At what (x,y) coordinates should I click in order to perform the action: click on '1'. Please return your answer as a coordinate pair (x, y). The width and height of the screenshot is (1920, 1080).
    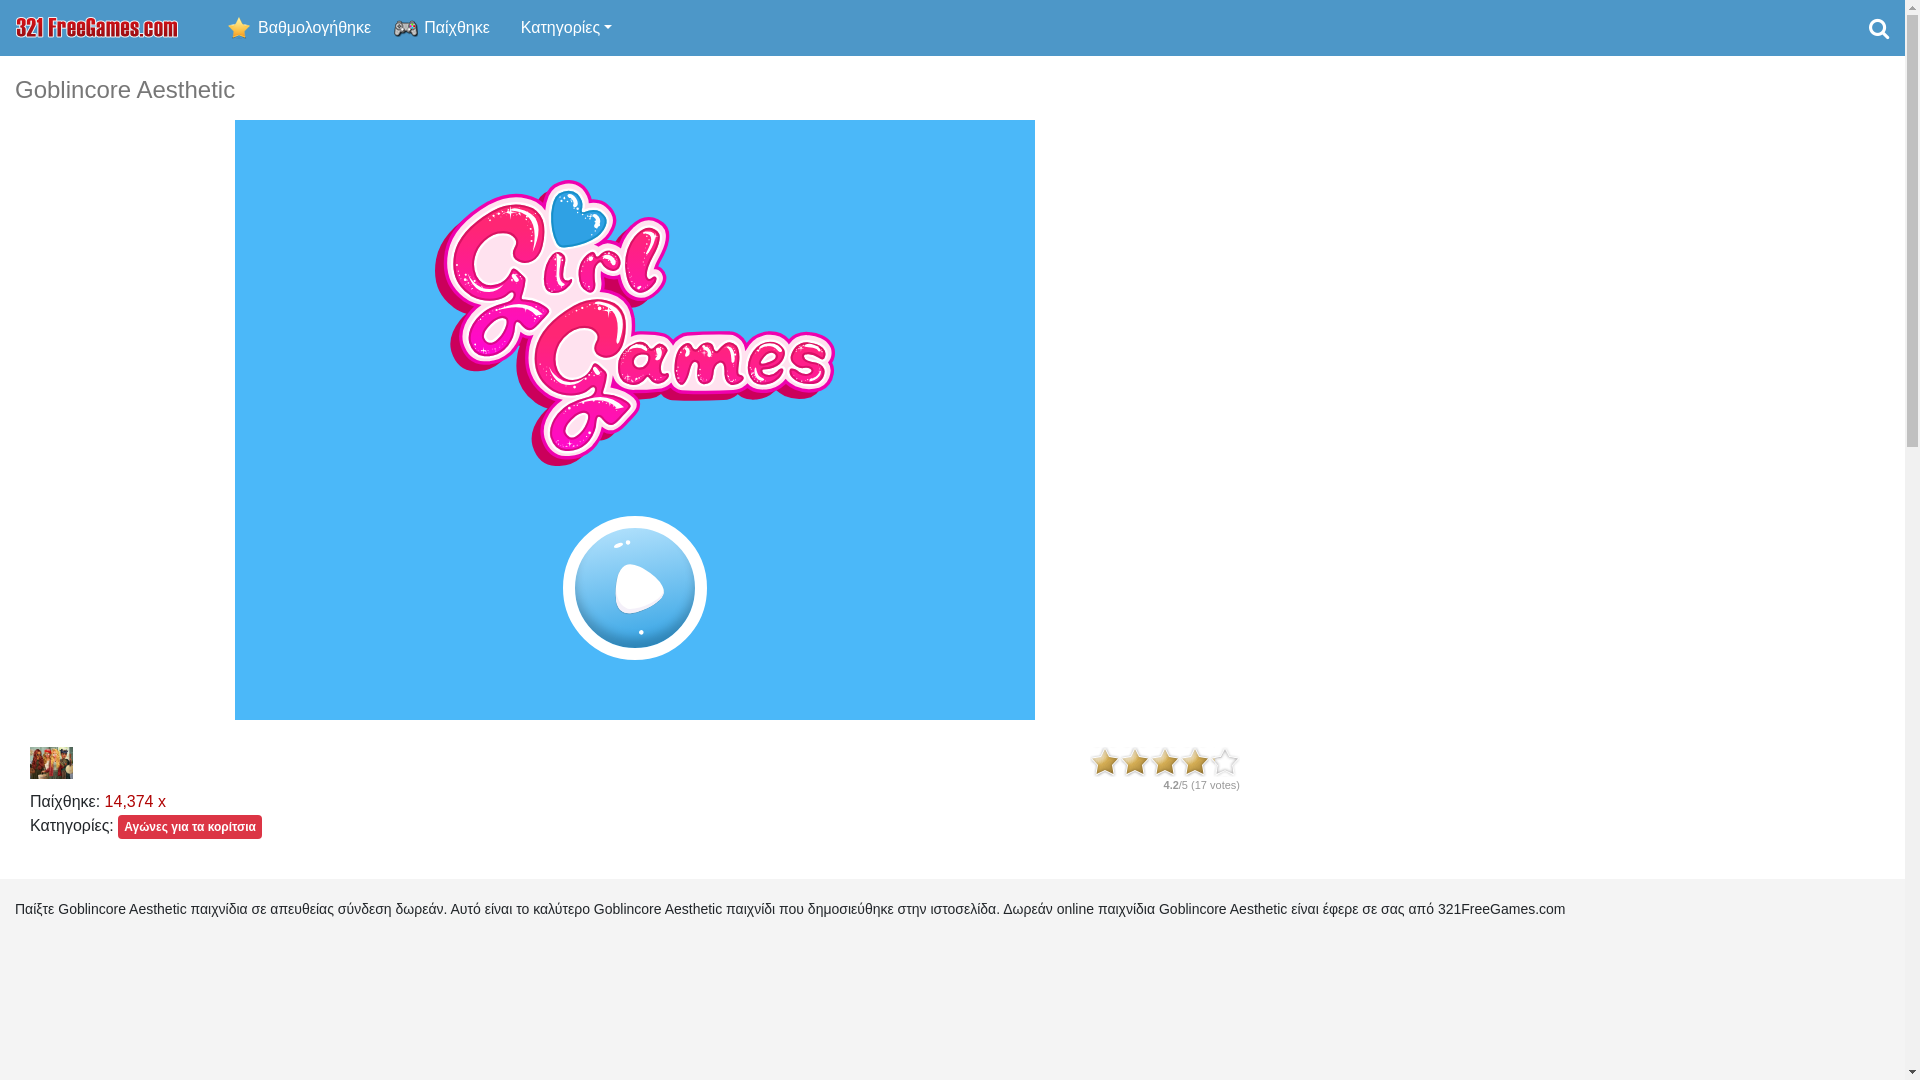
    Looking at the image, I should click on (1103, 762).